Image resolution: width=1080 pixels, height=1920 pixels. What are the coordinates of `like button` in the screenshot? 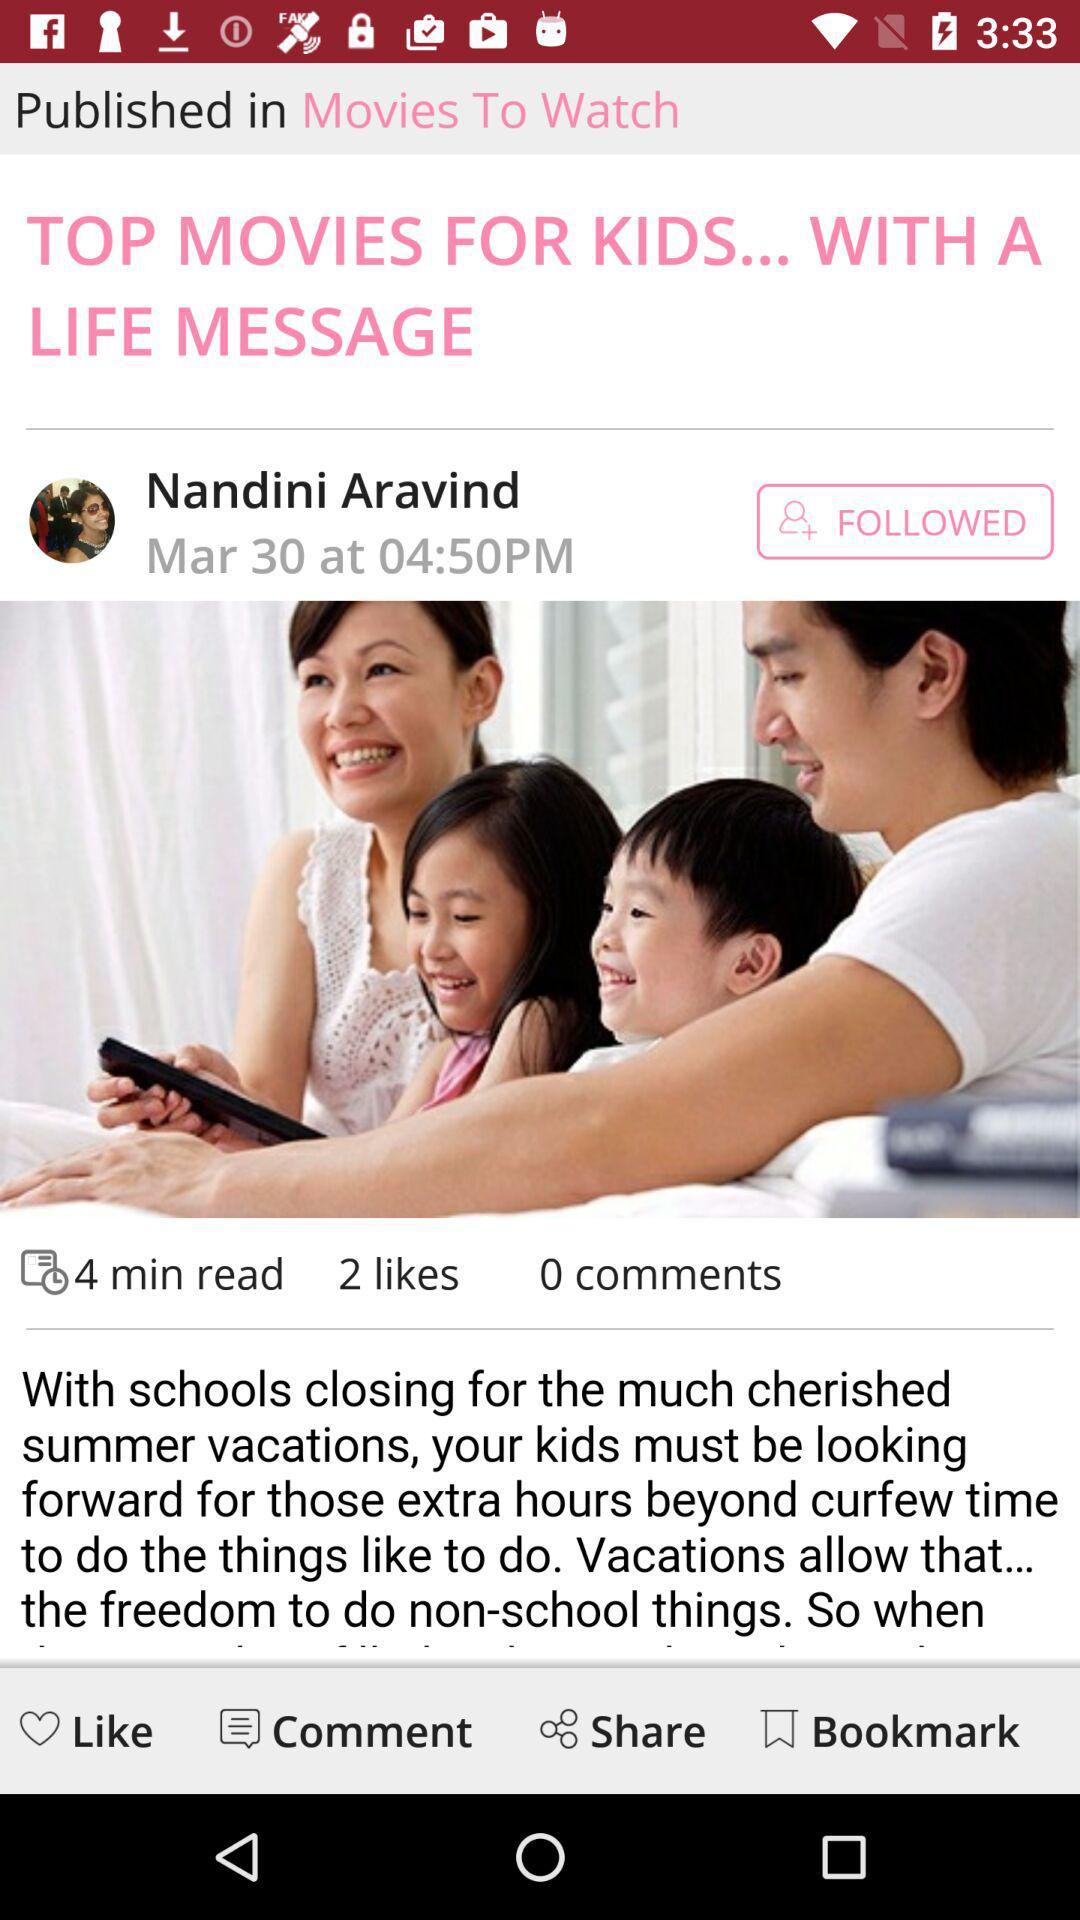 It's located at (39, 1727).